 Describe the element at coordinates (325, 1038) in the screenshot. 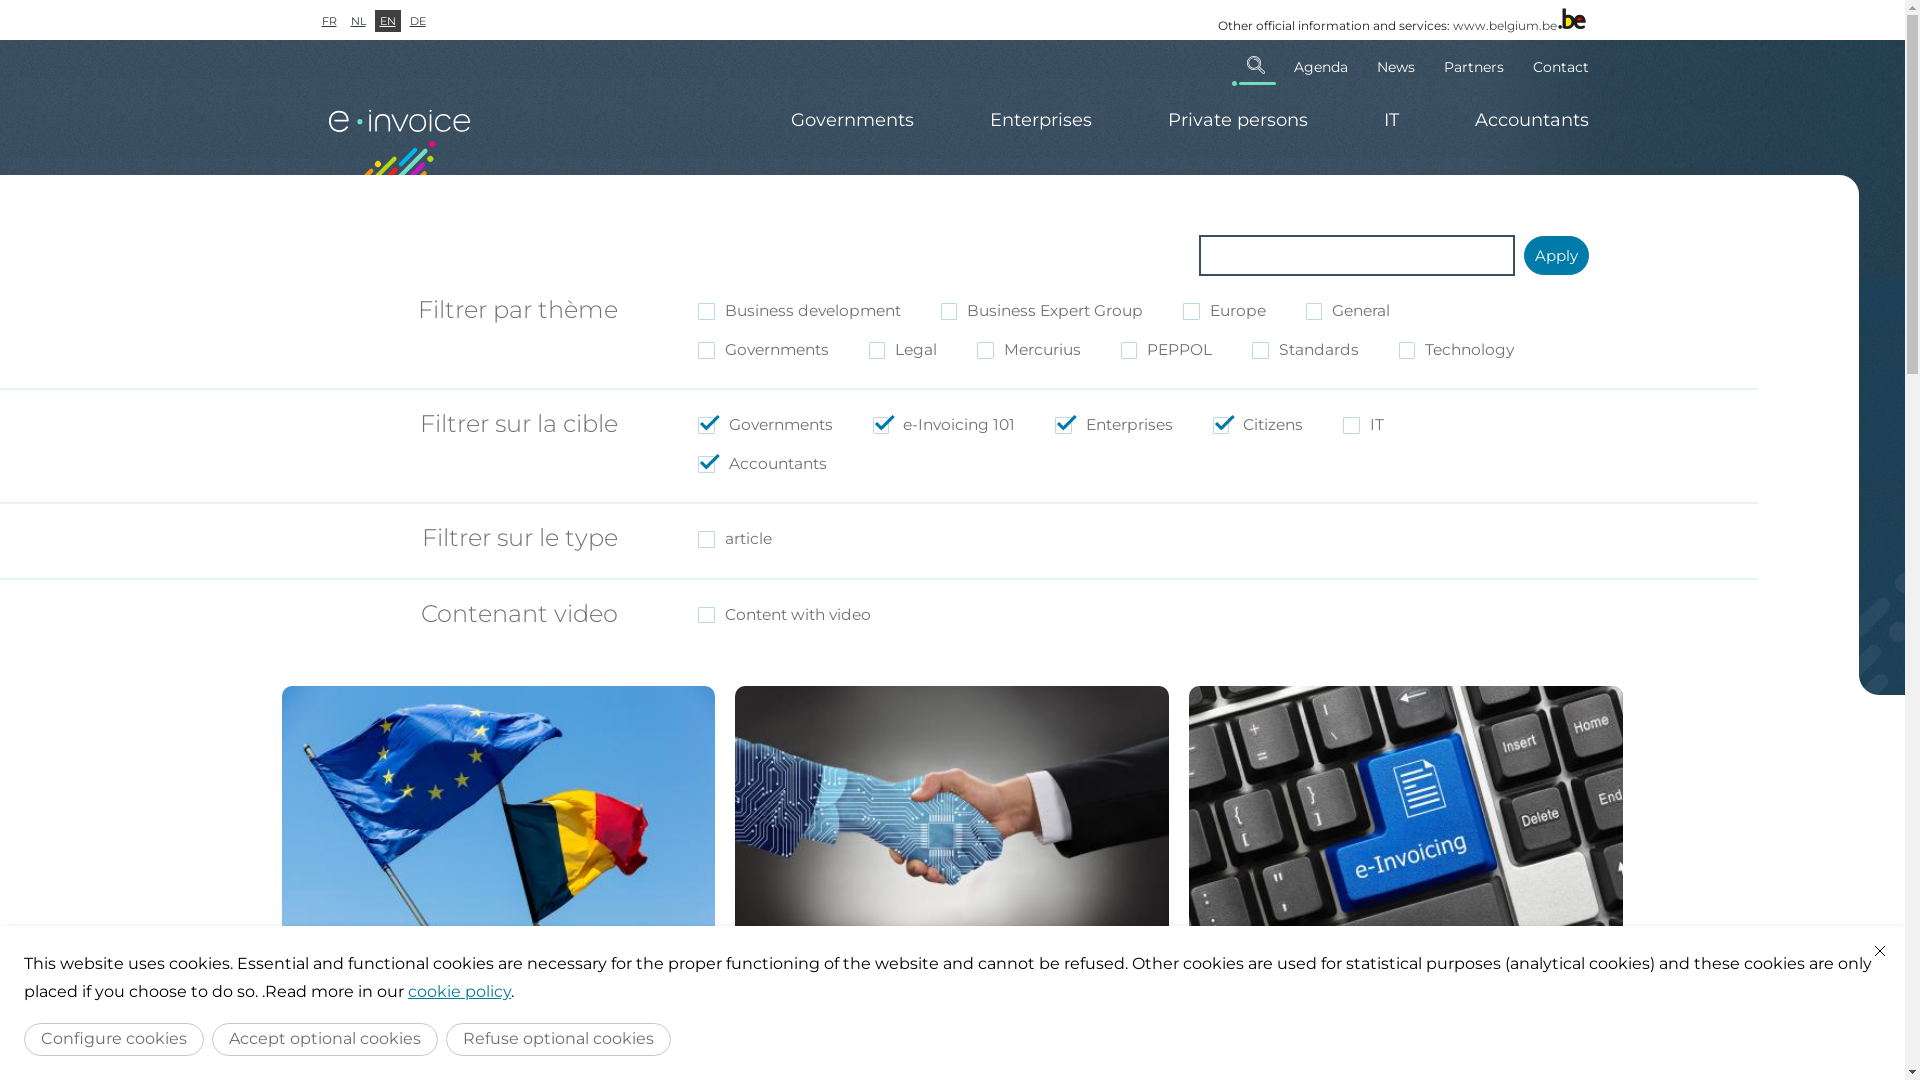

I see `'Accept optional cookies'` at that location.